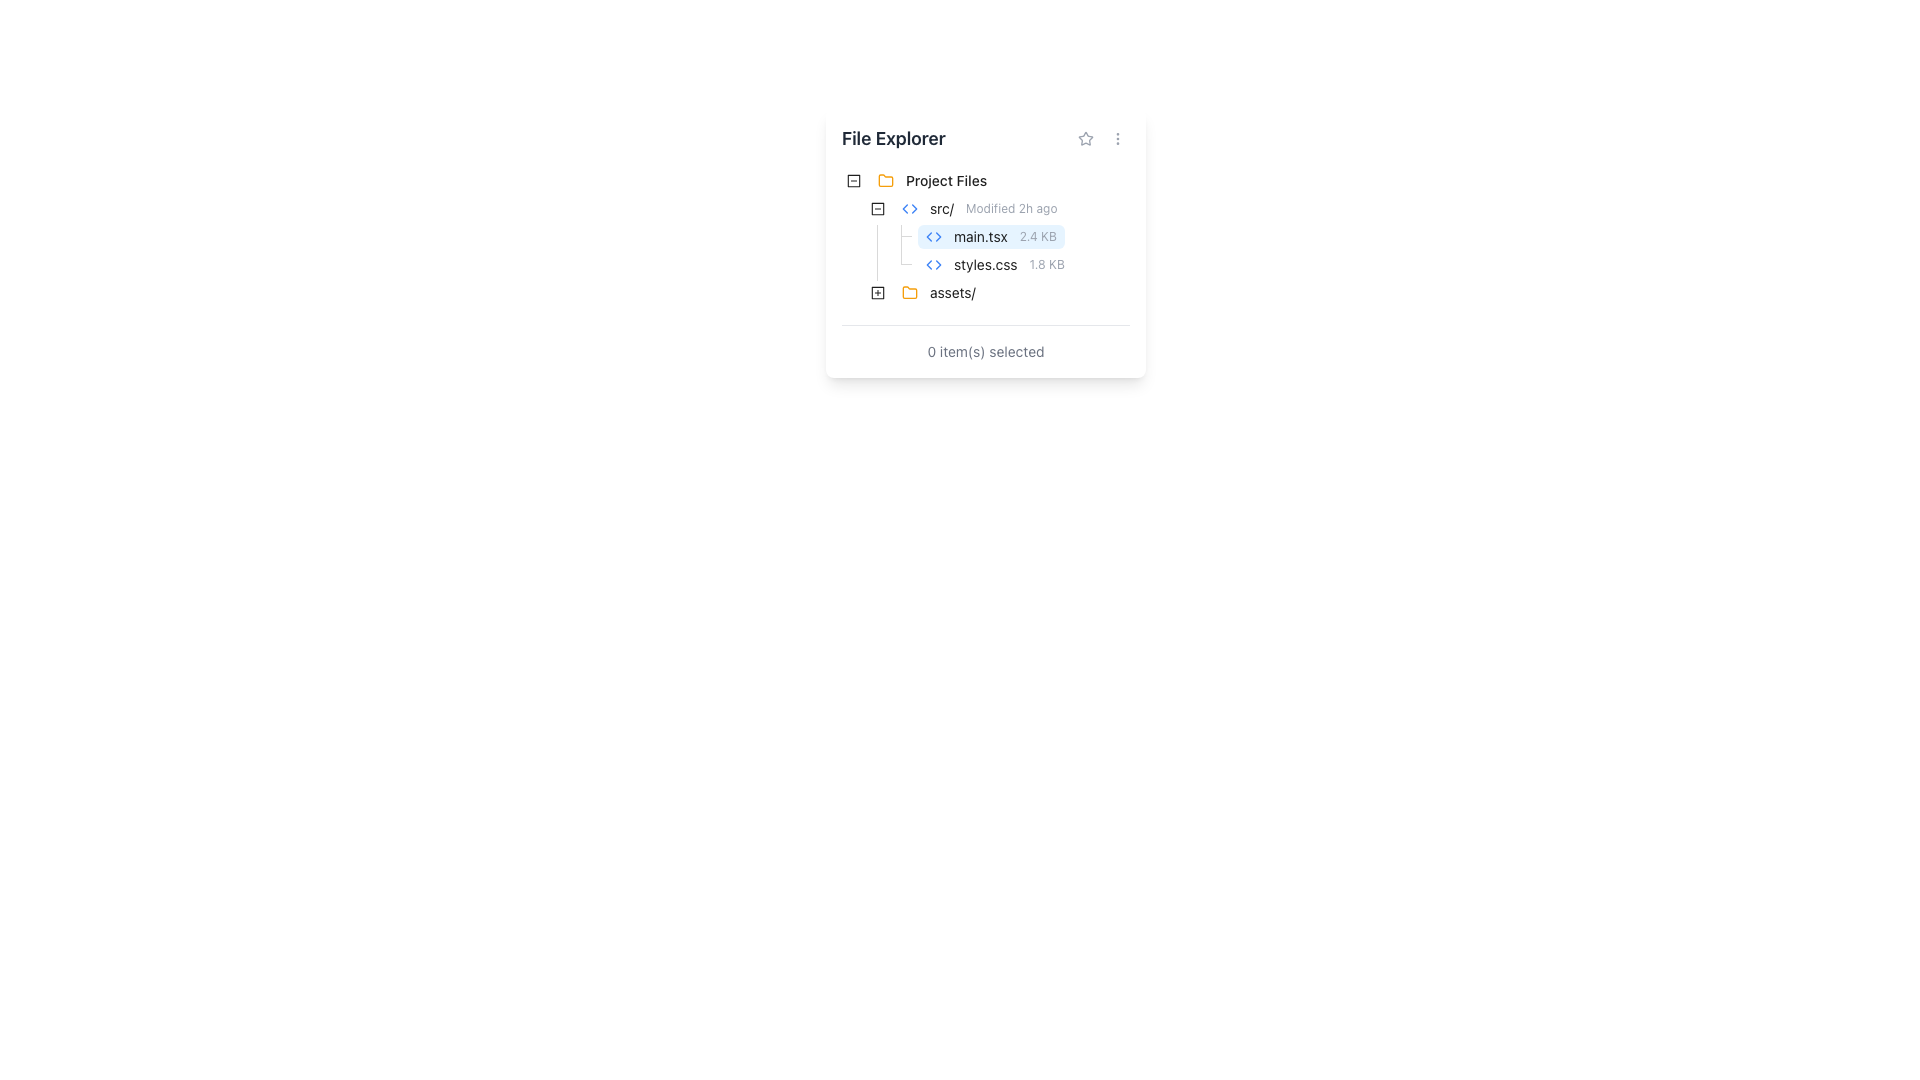 The width and height of the screenshot is (1920, 1080). What do you see at coordinates (1084, 137) in the screenshot?
I see `the star-shaped SVG icon with a gray outline located in the top-right corner of the file explorer pane` at bounding box center [1084, 137].